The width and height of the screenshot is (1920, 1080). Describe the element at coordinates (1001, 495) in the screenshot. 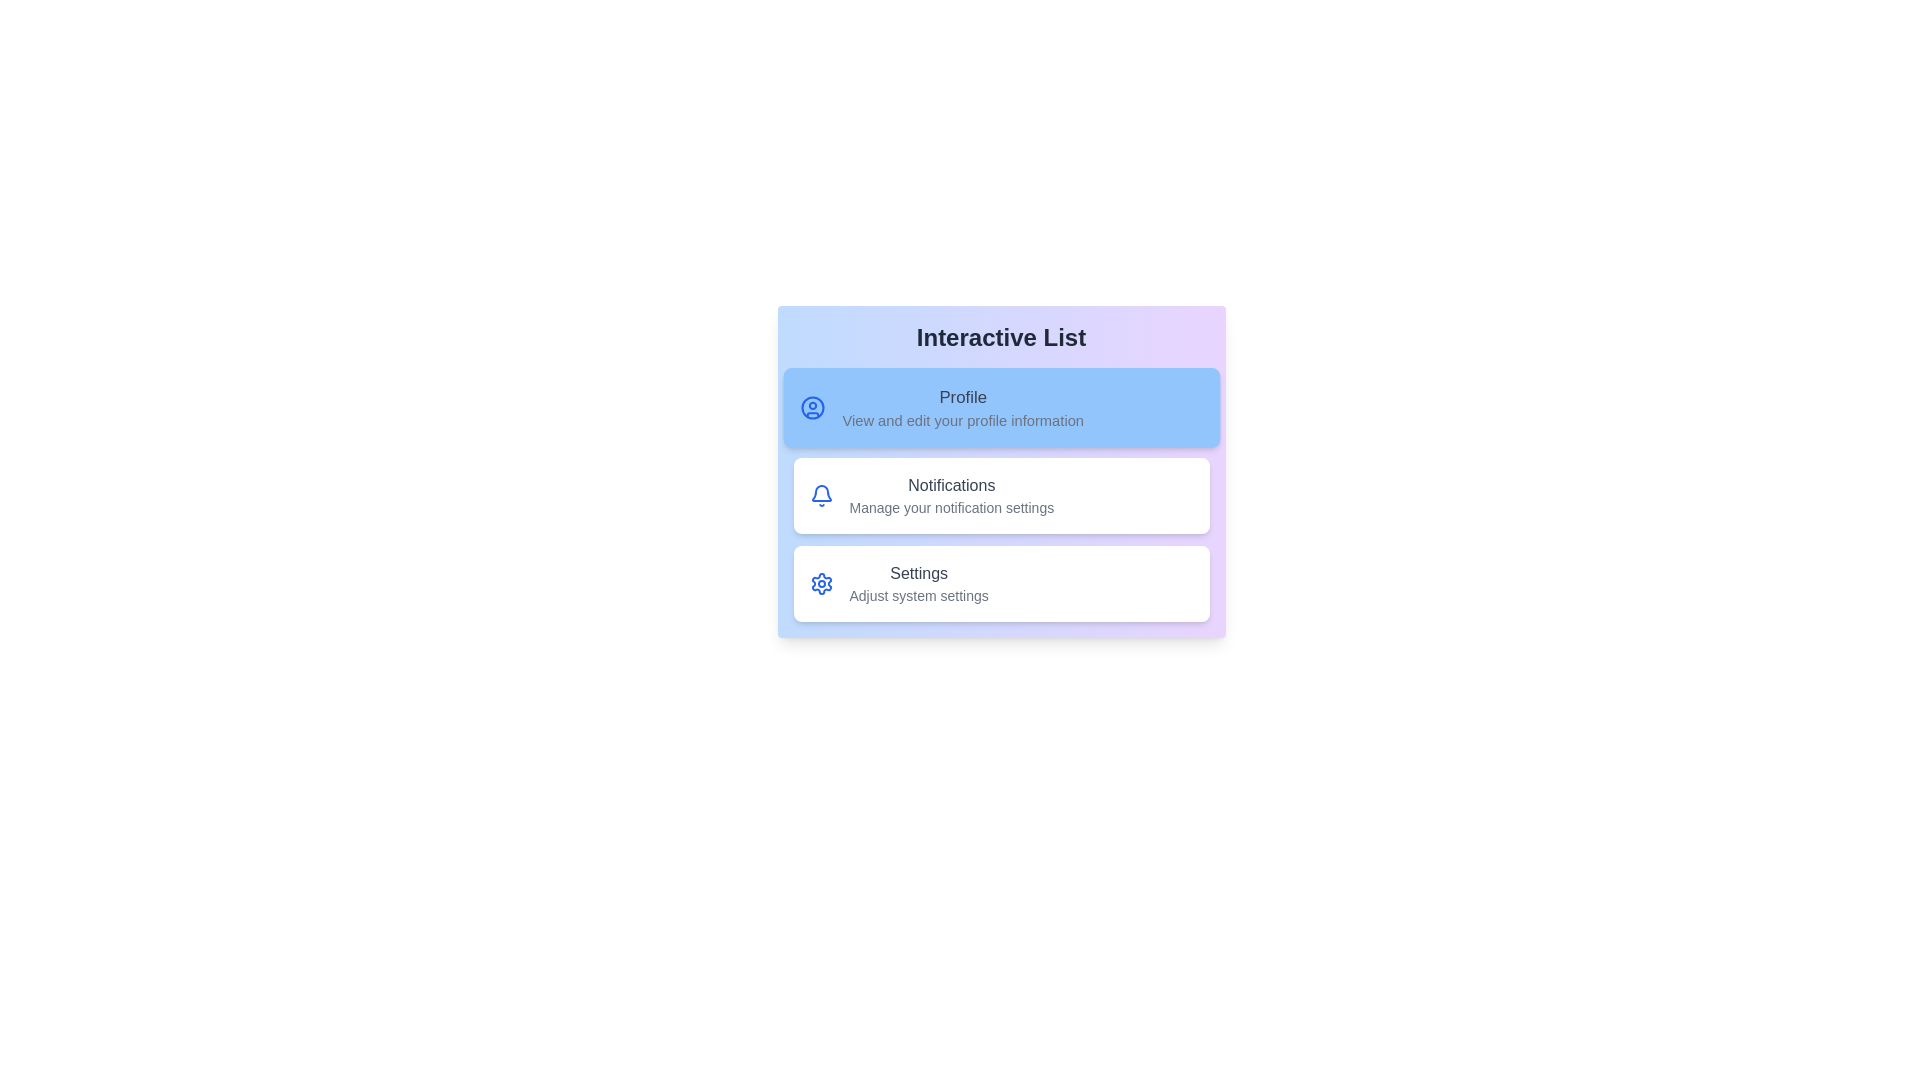

I see `the list item corresponding to Notifications` at that location.